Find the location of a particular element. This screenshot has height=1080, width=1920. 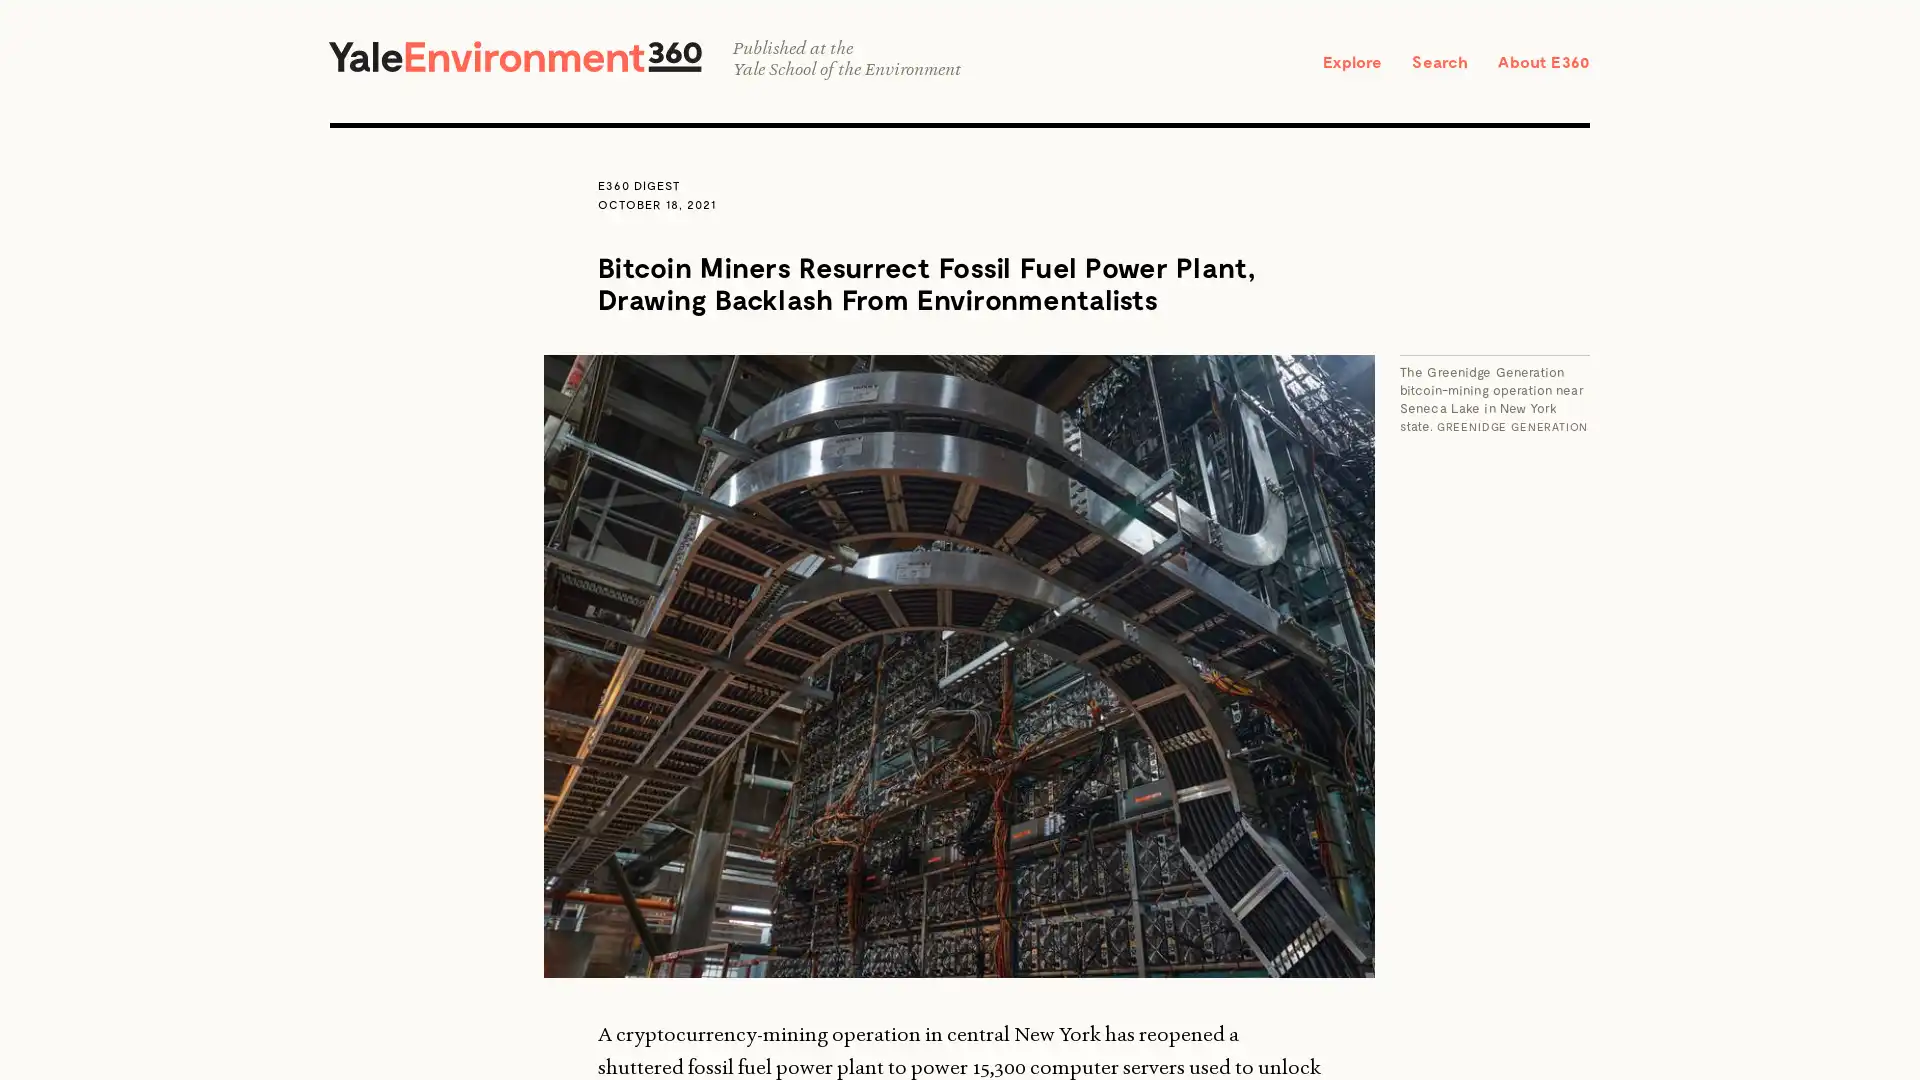

SEARCH is located at coordinates (1541, 45).